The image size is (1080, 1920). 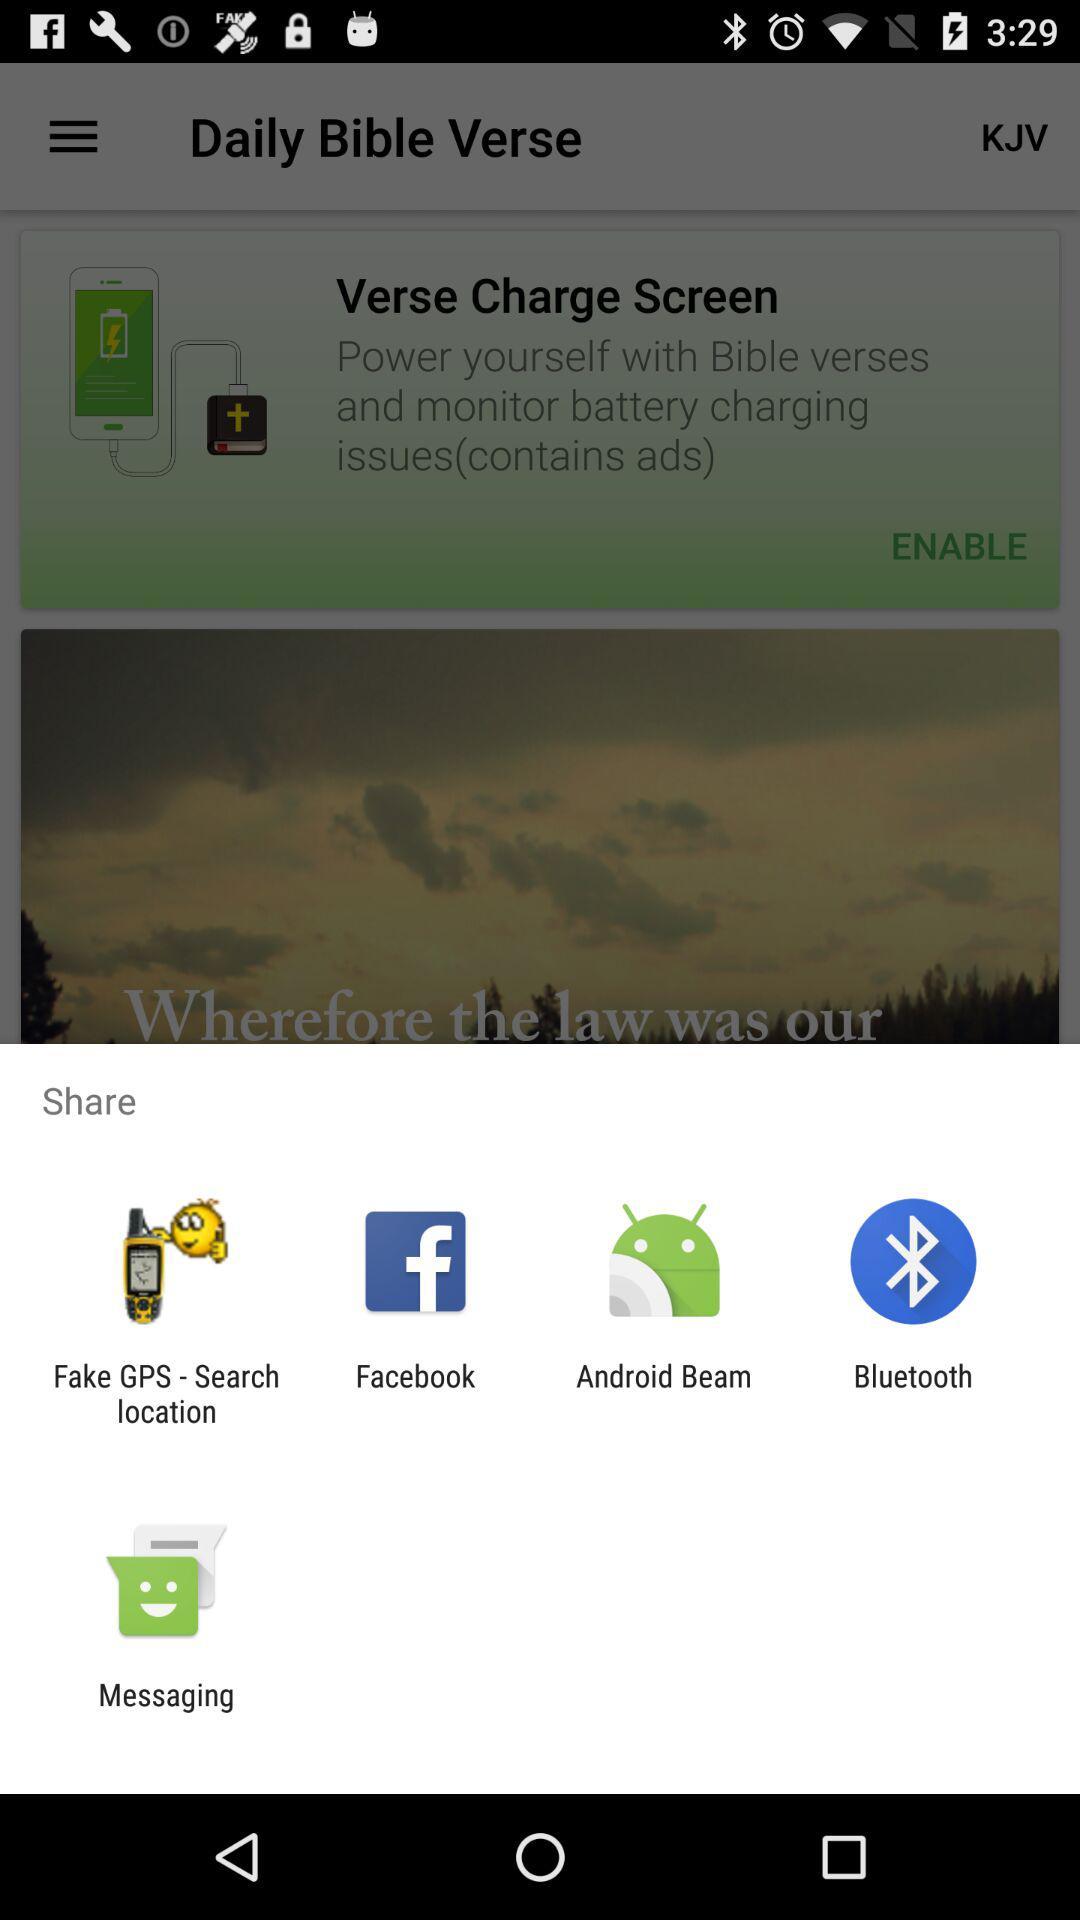 What do you see at coordinates (664, 1392) in the screenshot?
I see `the android beam item` at bounding box center [664, 1392].